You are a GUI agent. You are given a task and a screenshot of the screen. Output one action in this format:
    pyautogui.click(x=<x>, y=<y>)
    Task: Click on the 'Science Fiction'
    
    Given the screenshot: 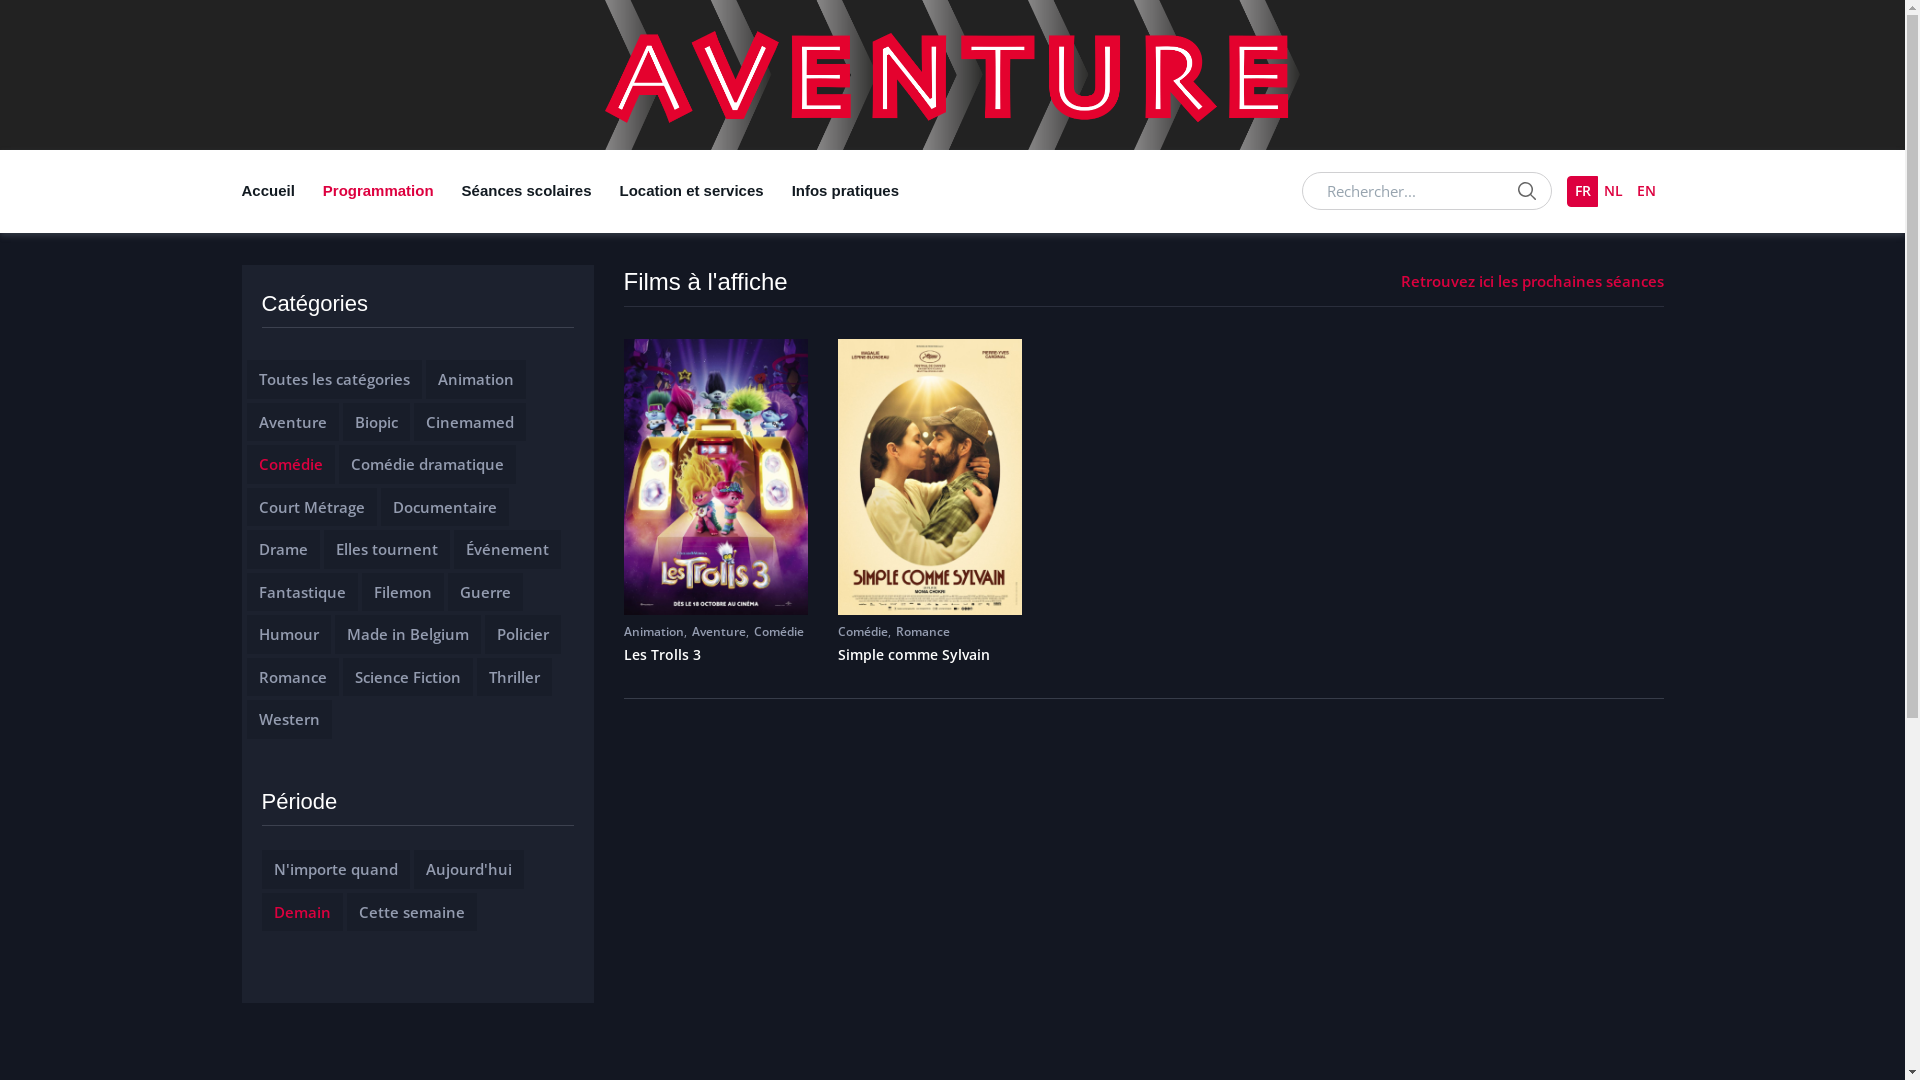 What is the action you would take?
    pyautogui.click(x=406, y=676)
    